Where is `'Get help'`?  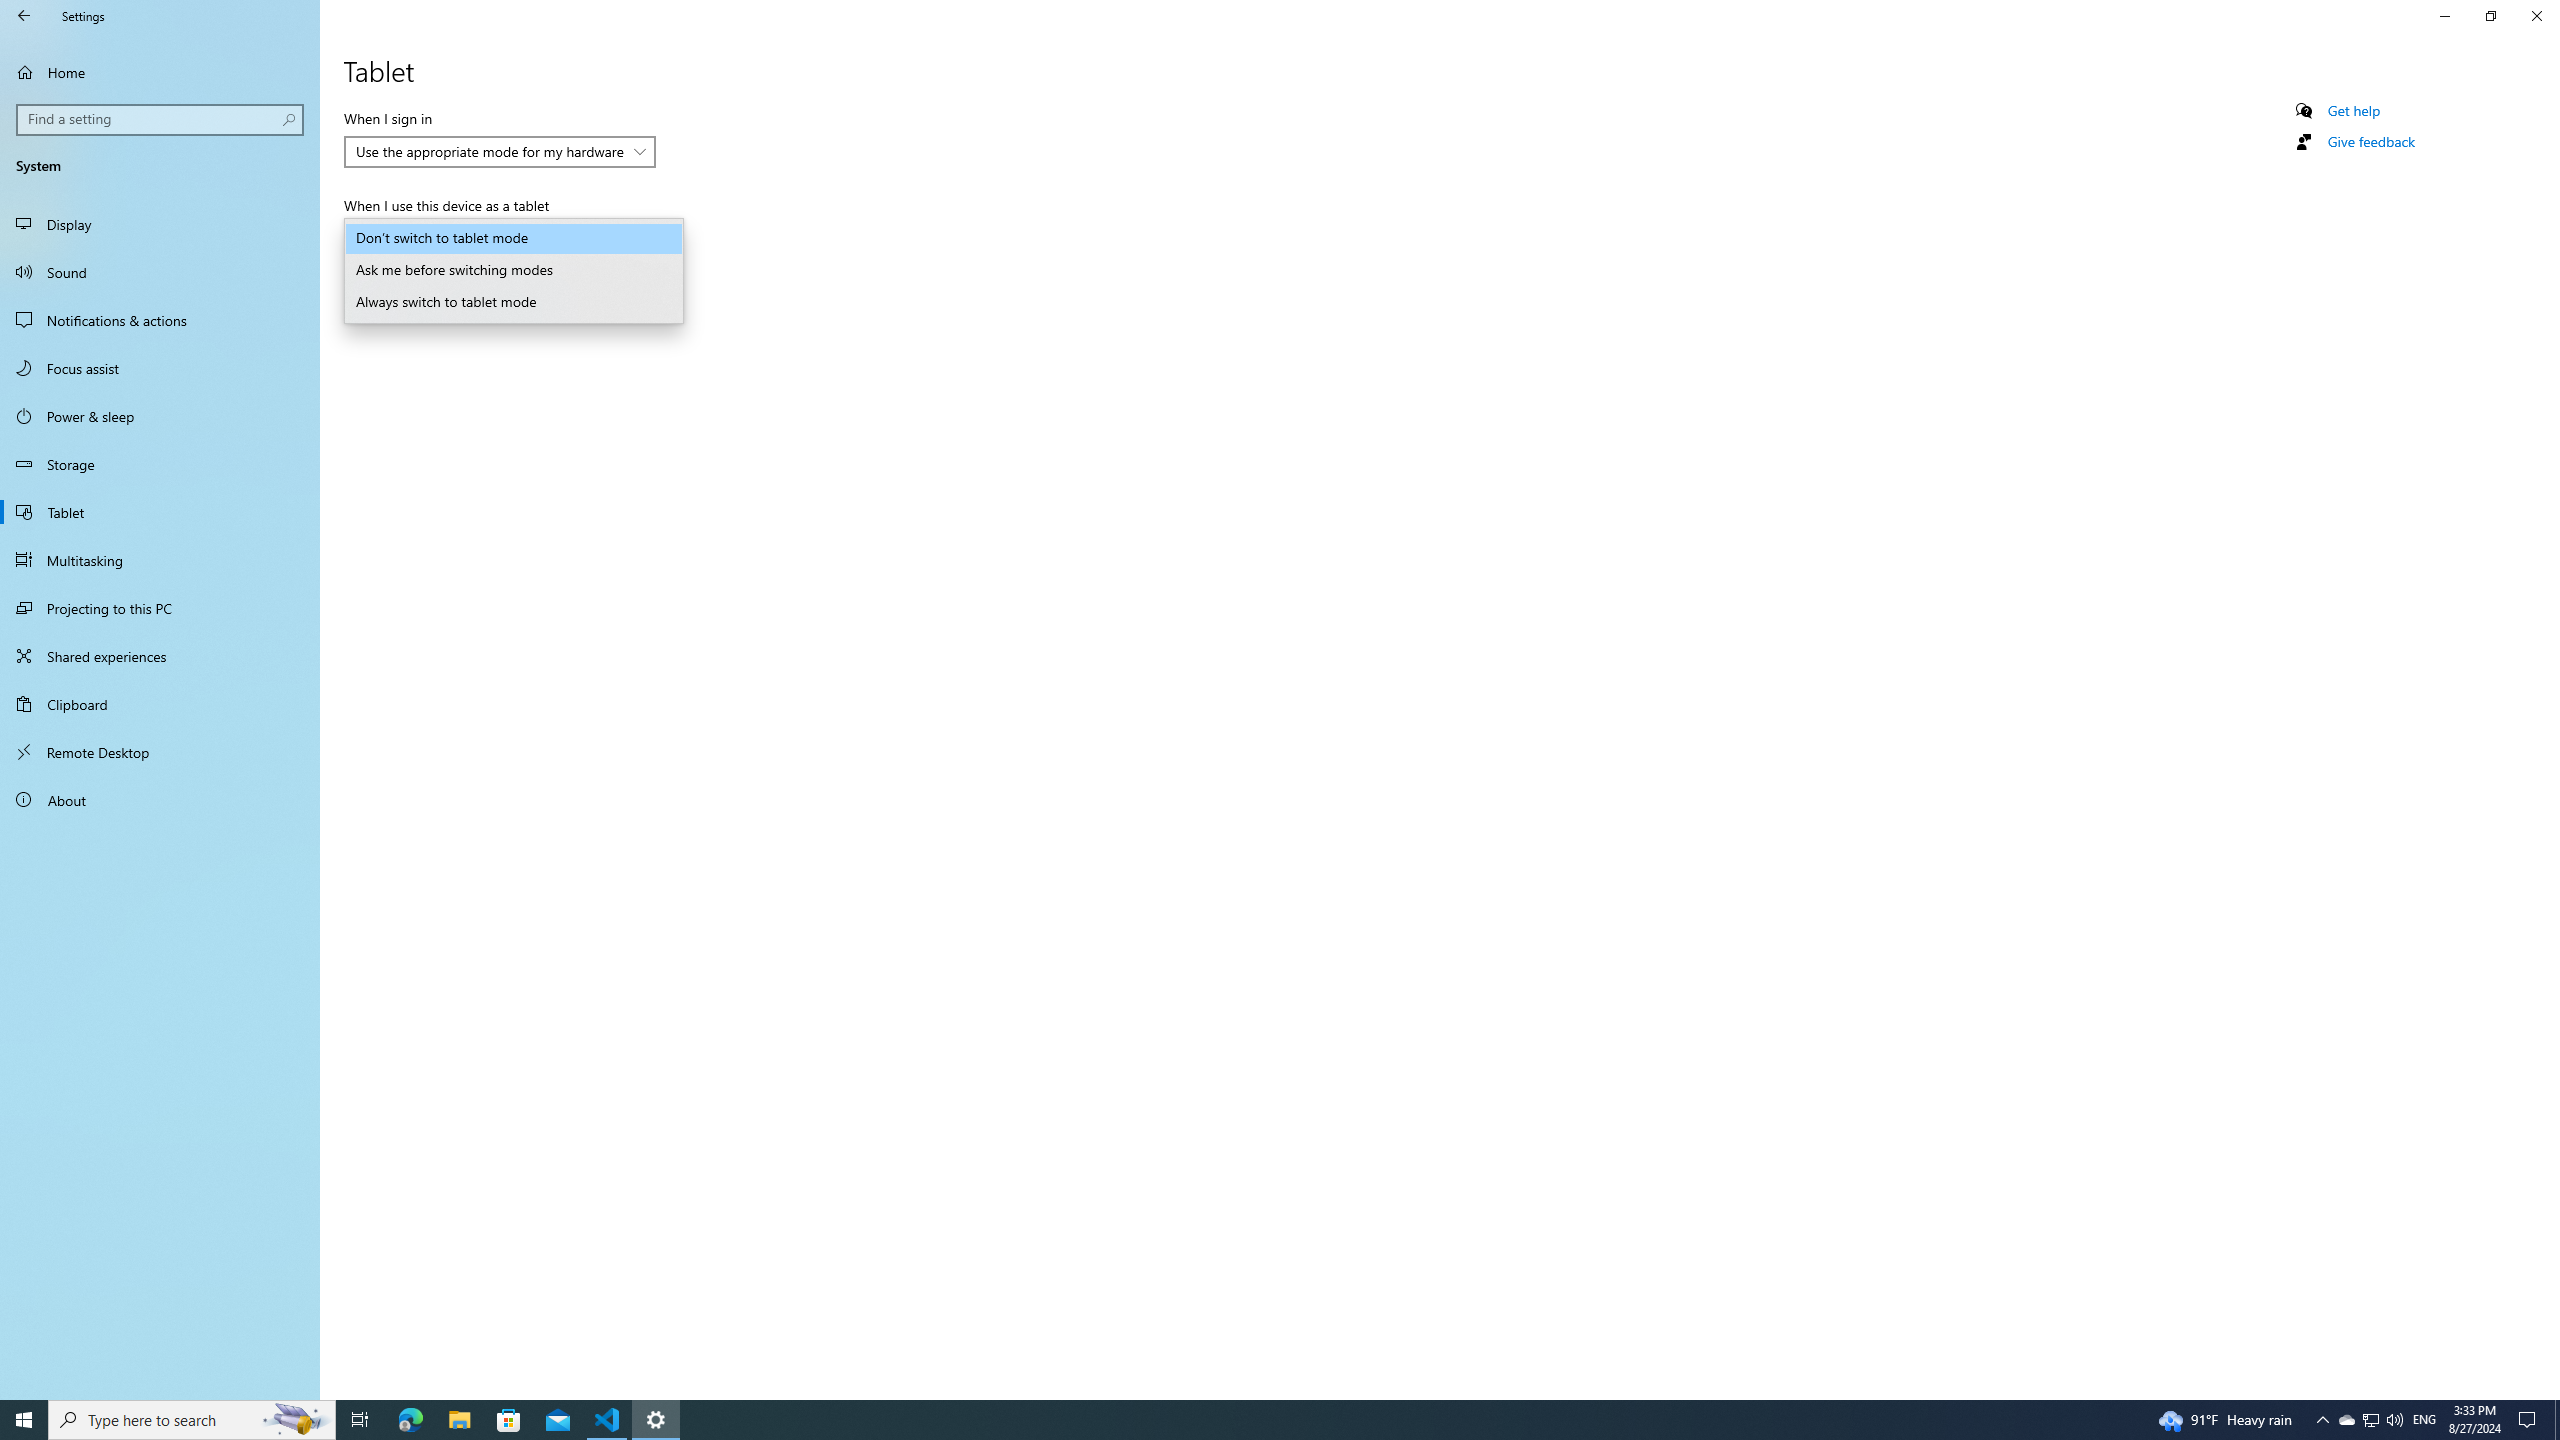
'Get help' is located at coordinates (2352, 110).